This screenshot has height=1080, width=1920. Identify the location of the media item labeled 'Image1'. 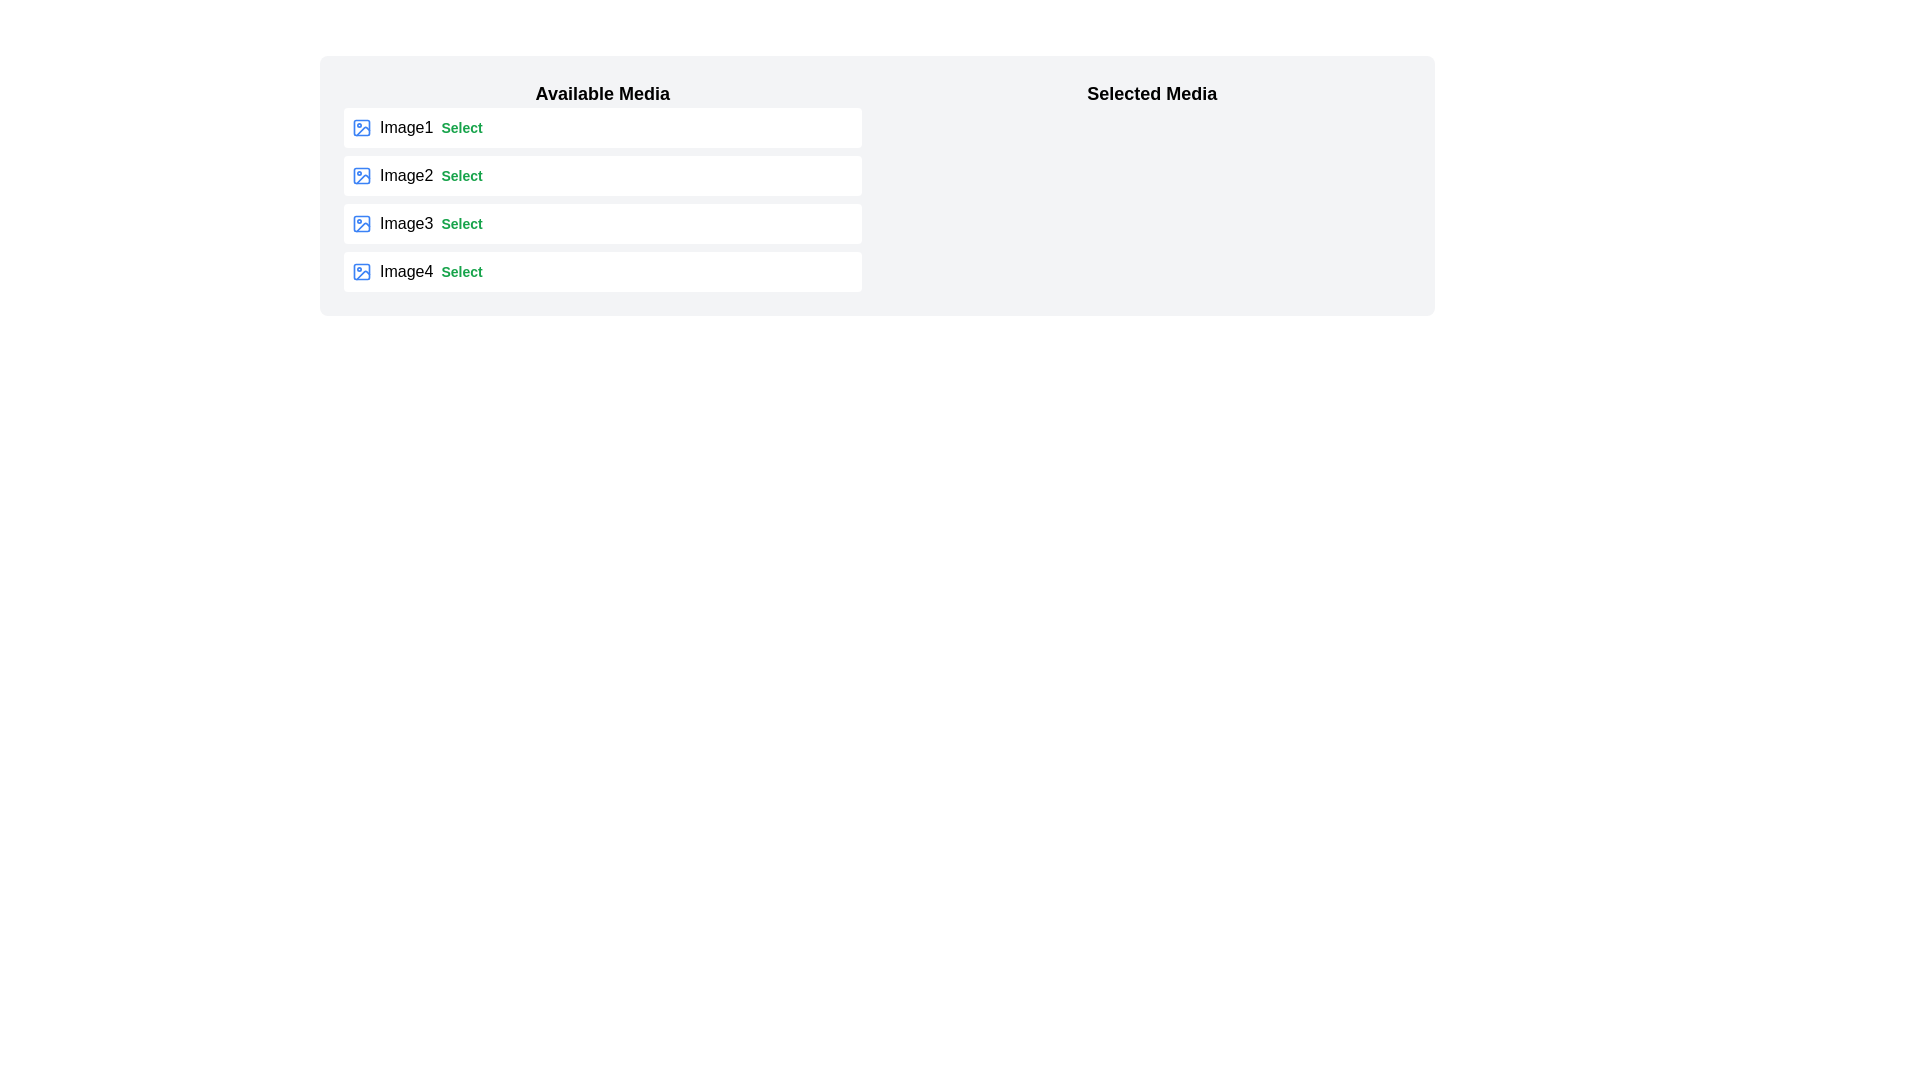
(601, 127).